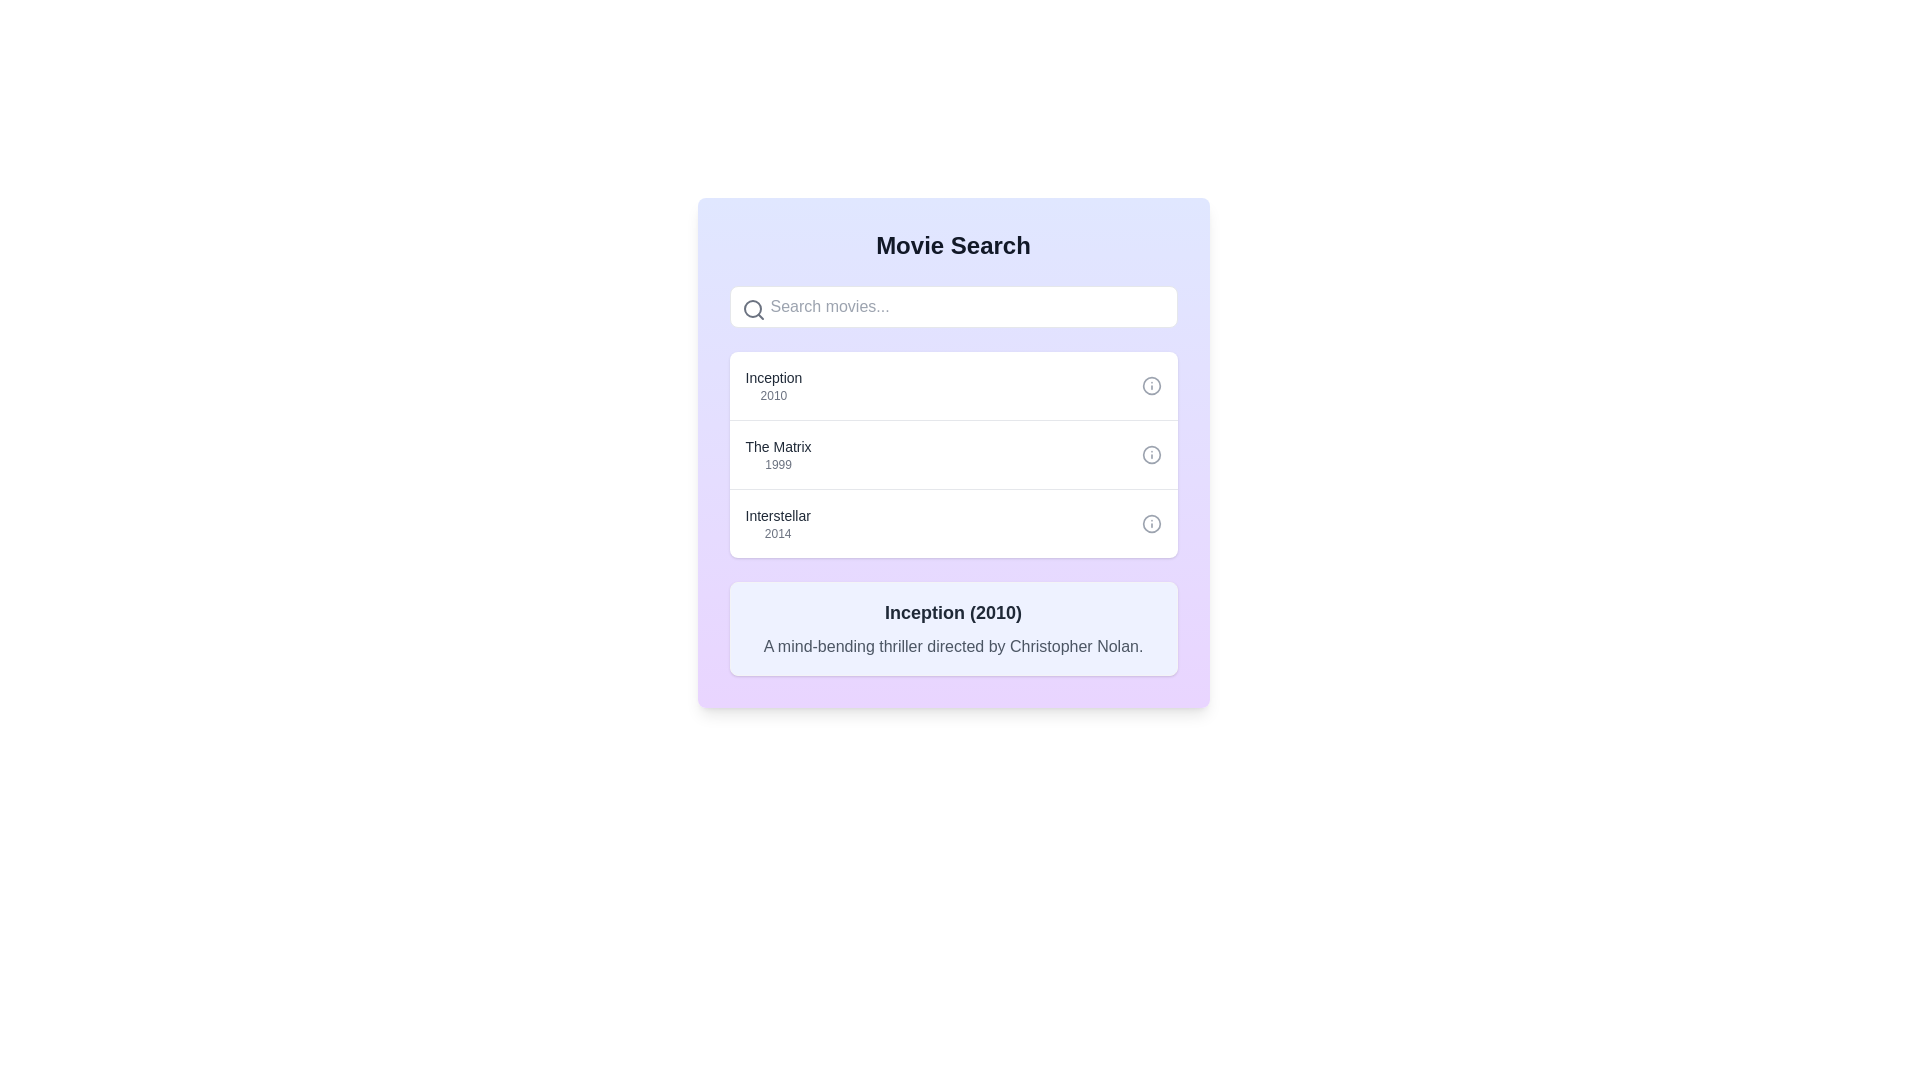  What do you see at coordinates (952, 522) in the screenshot?
I see `to select the movie entry for 'Interstellar' from the list, which is the third item displayed below 'Inception' and 'The Matrix'` at bounding box center [952, 522].